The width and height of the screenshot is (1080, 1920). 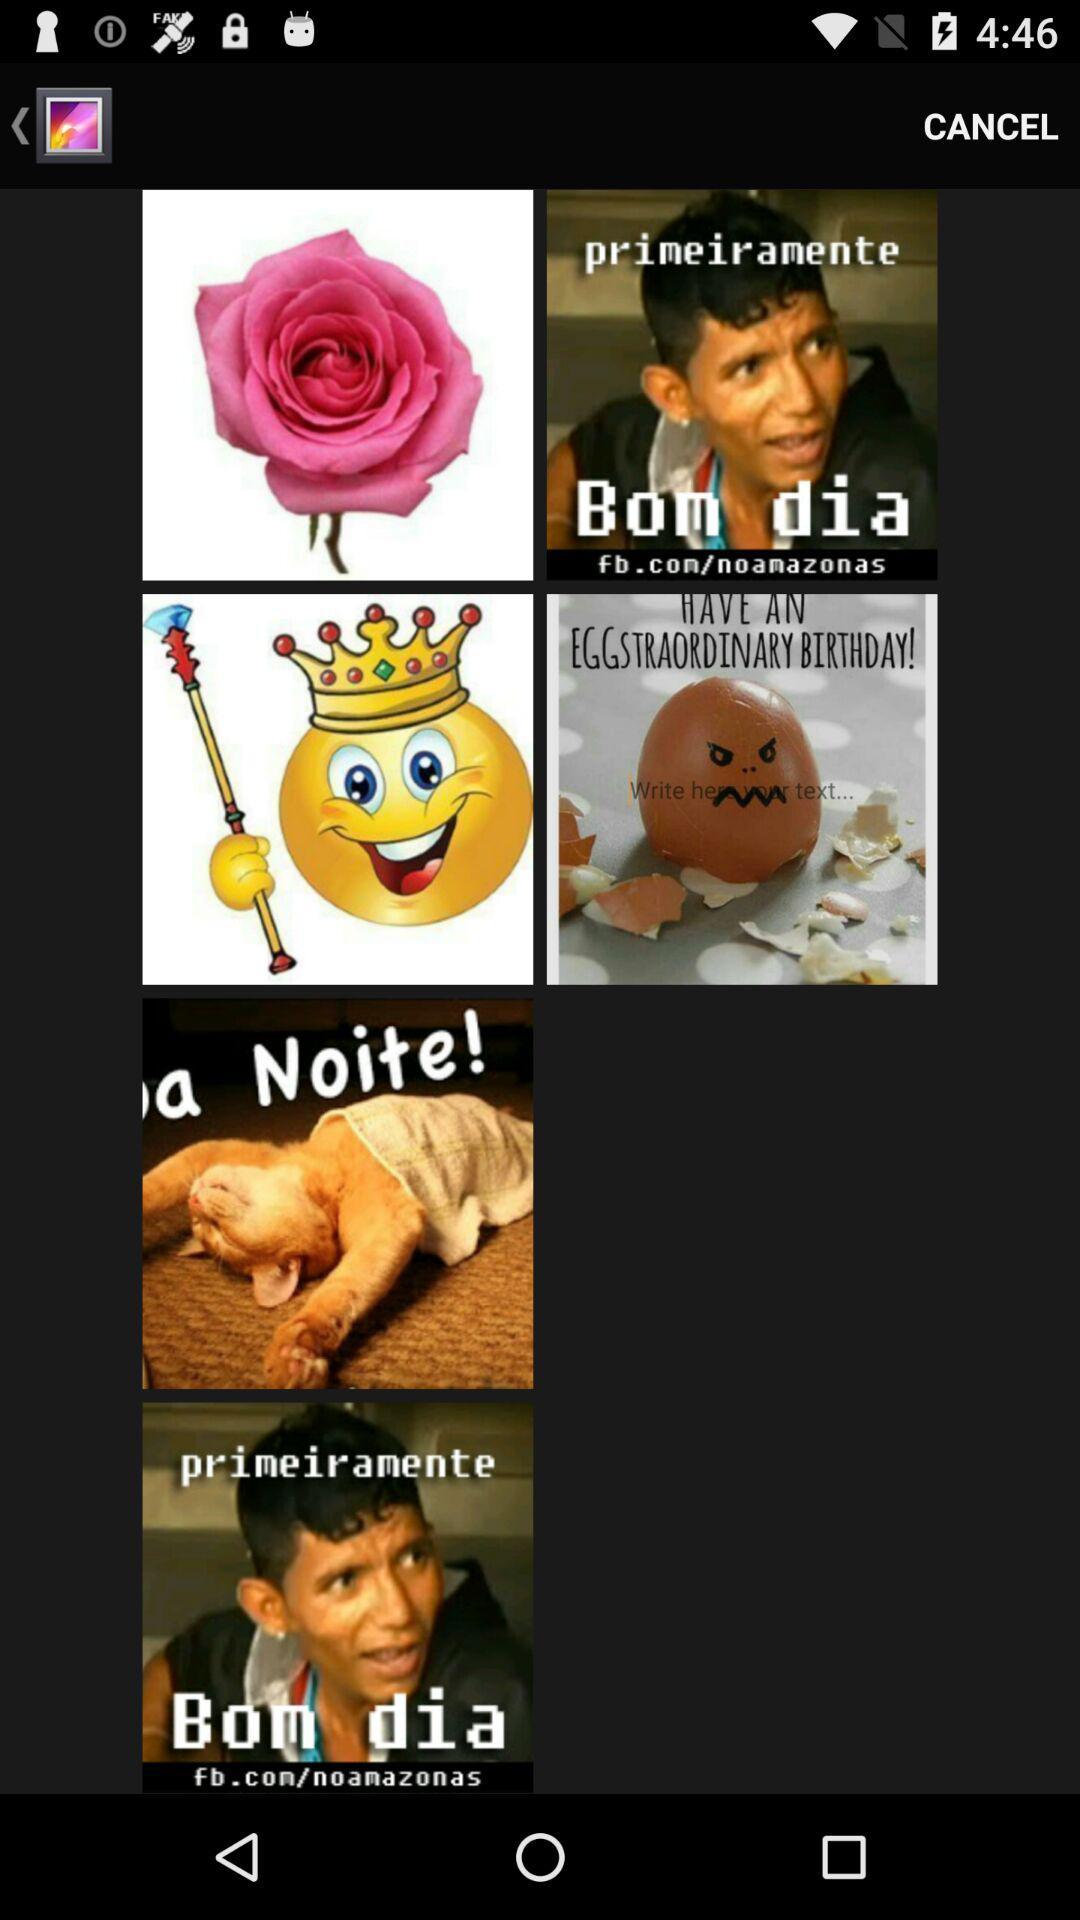 I want to click on the cancel icon, so click(x=991, y=124).